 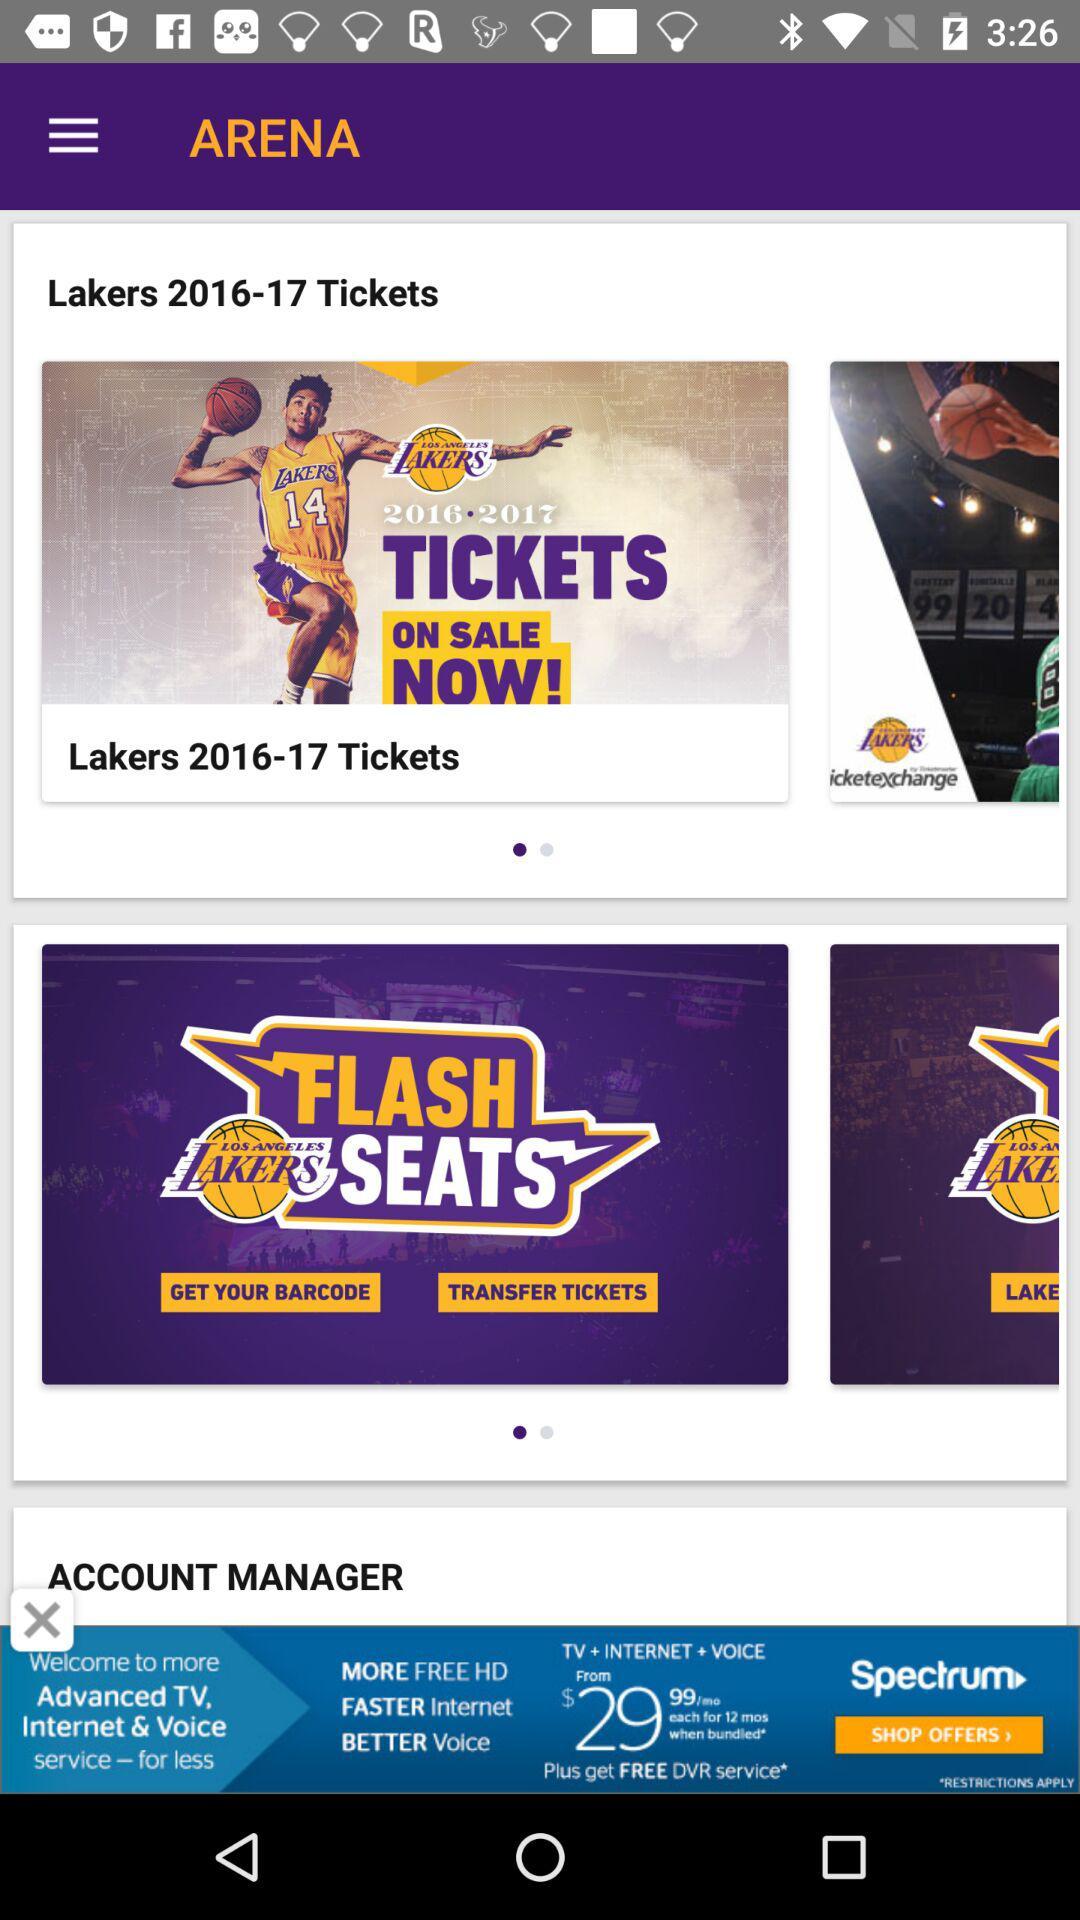 What do you see at coordinates (42, 1620) in the screenshot?
I see `click close option` at bounding box center [42, 1620].